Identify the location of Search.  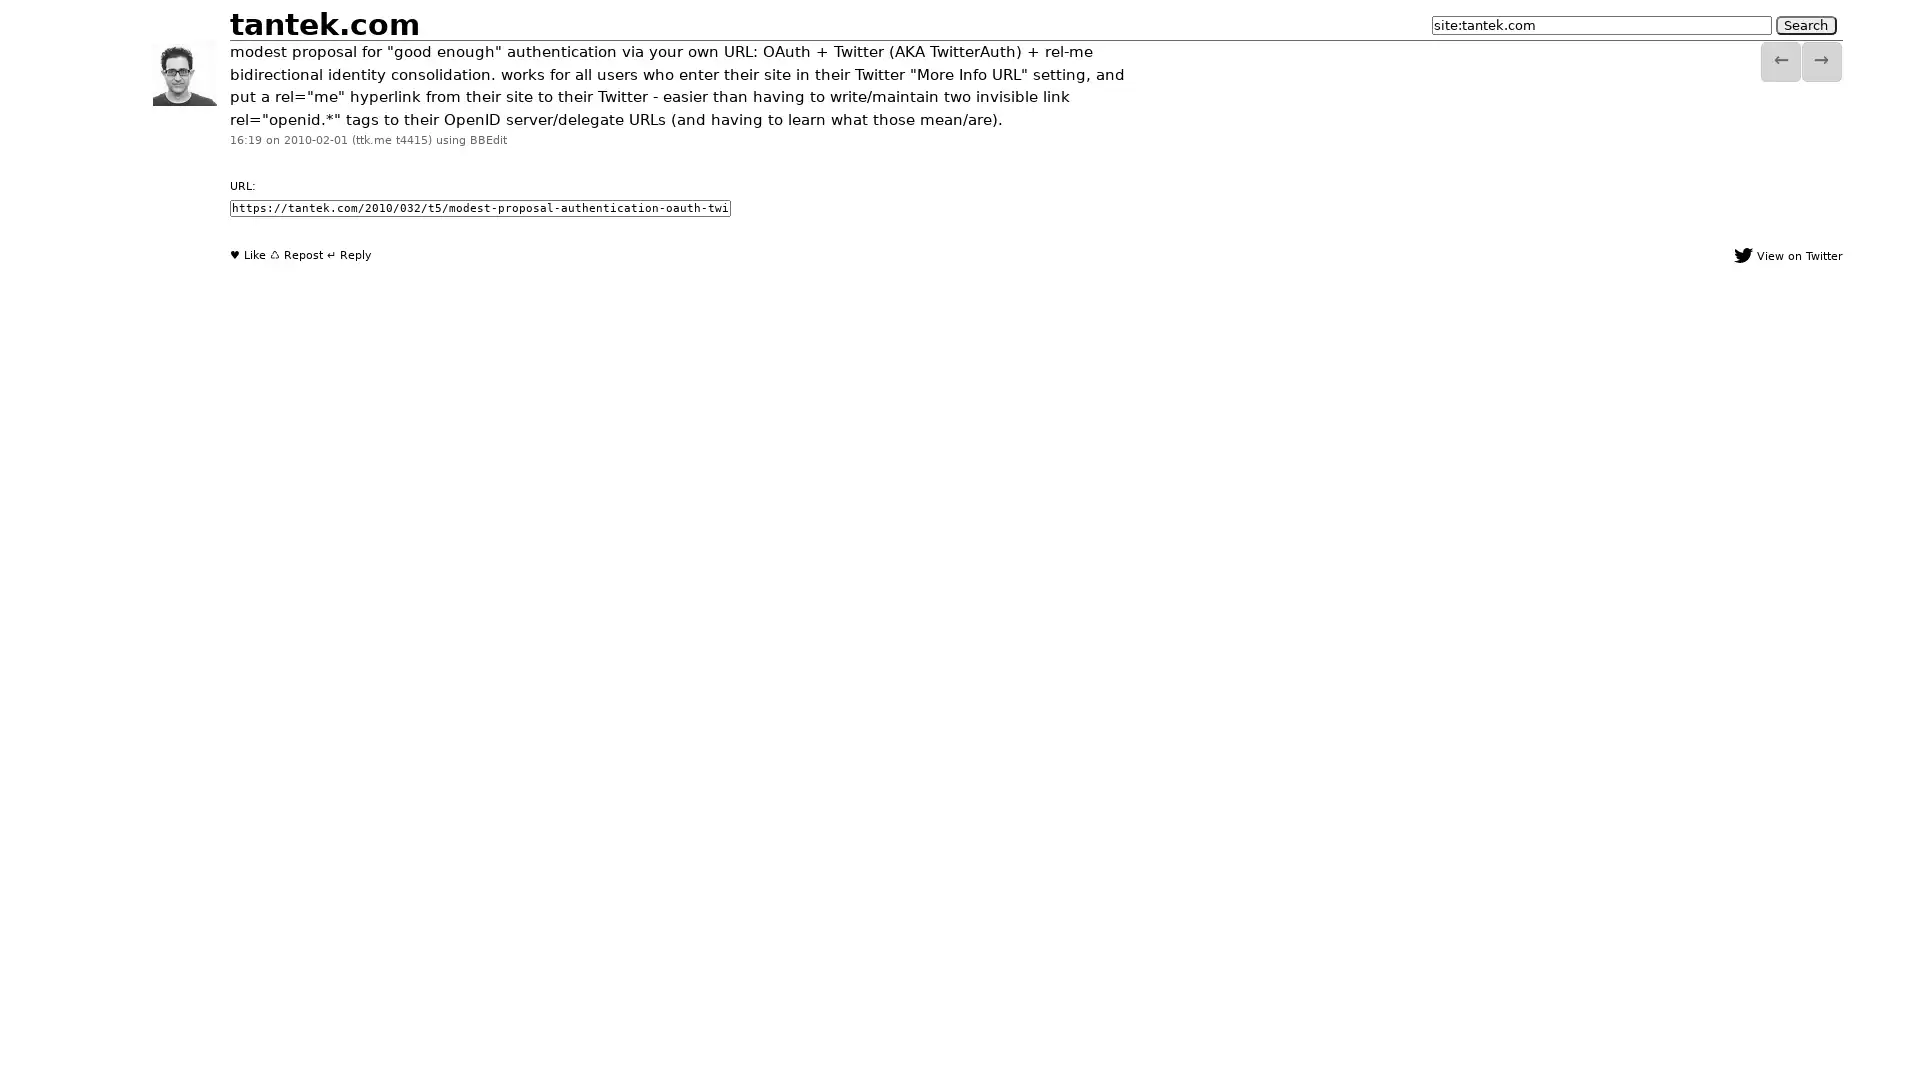
(1805, 25).